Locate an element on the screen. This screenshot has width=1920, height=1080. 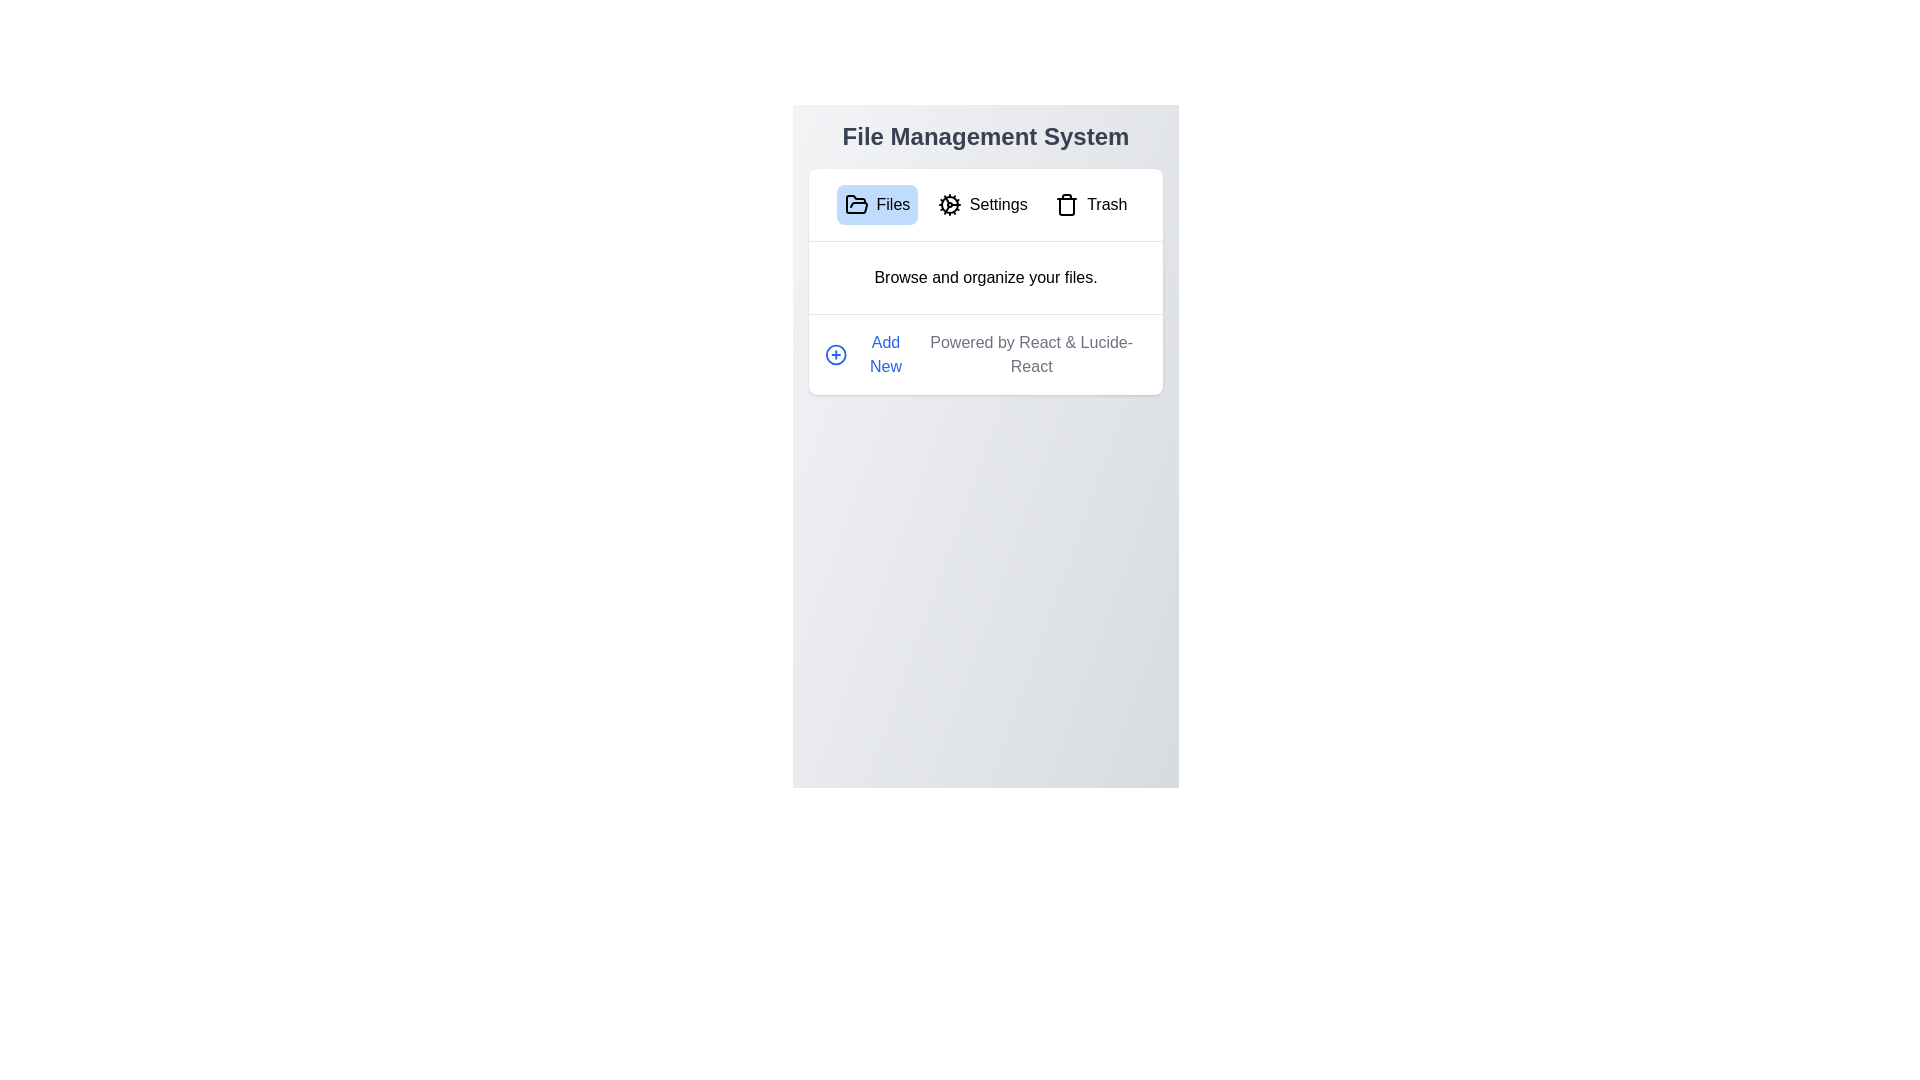
the Settings tab by clicking on its corresponding button is located at coordinates (982, 204).